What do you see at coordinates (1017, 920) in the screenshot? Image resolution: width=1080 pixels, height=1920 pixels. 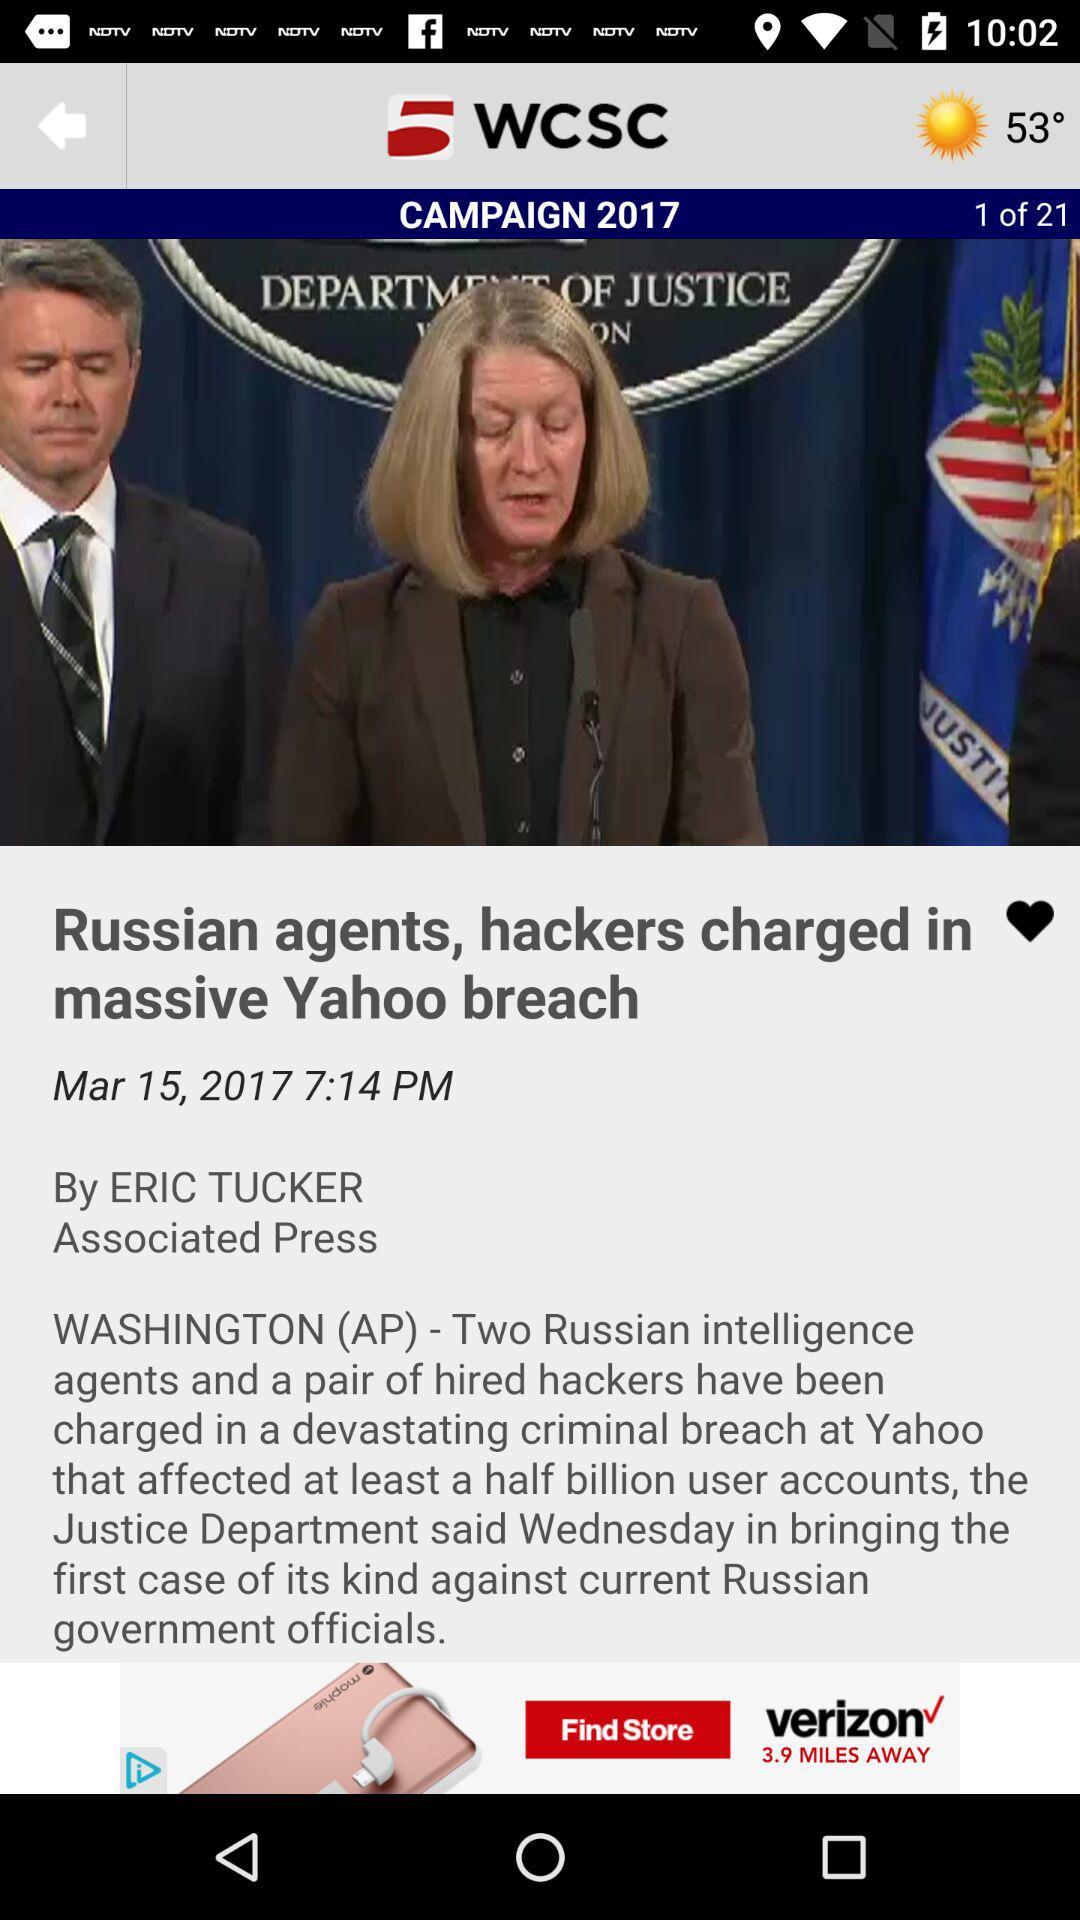 I see `selecting favorite option` at bounding box center [1017, 920].